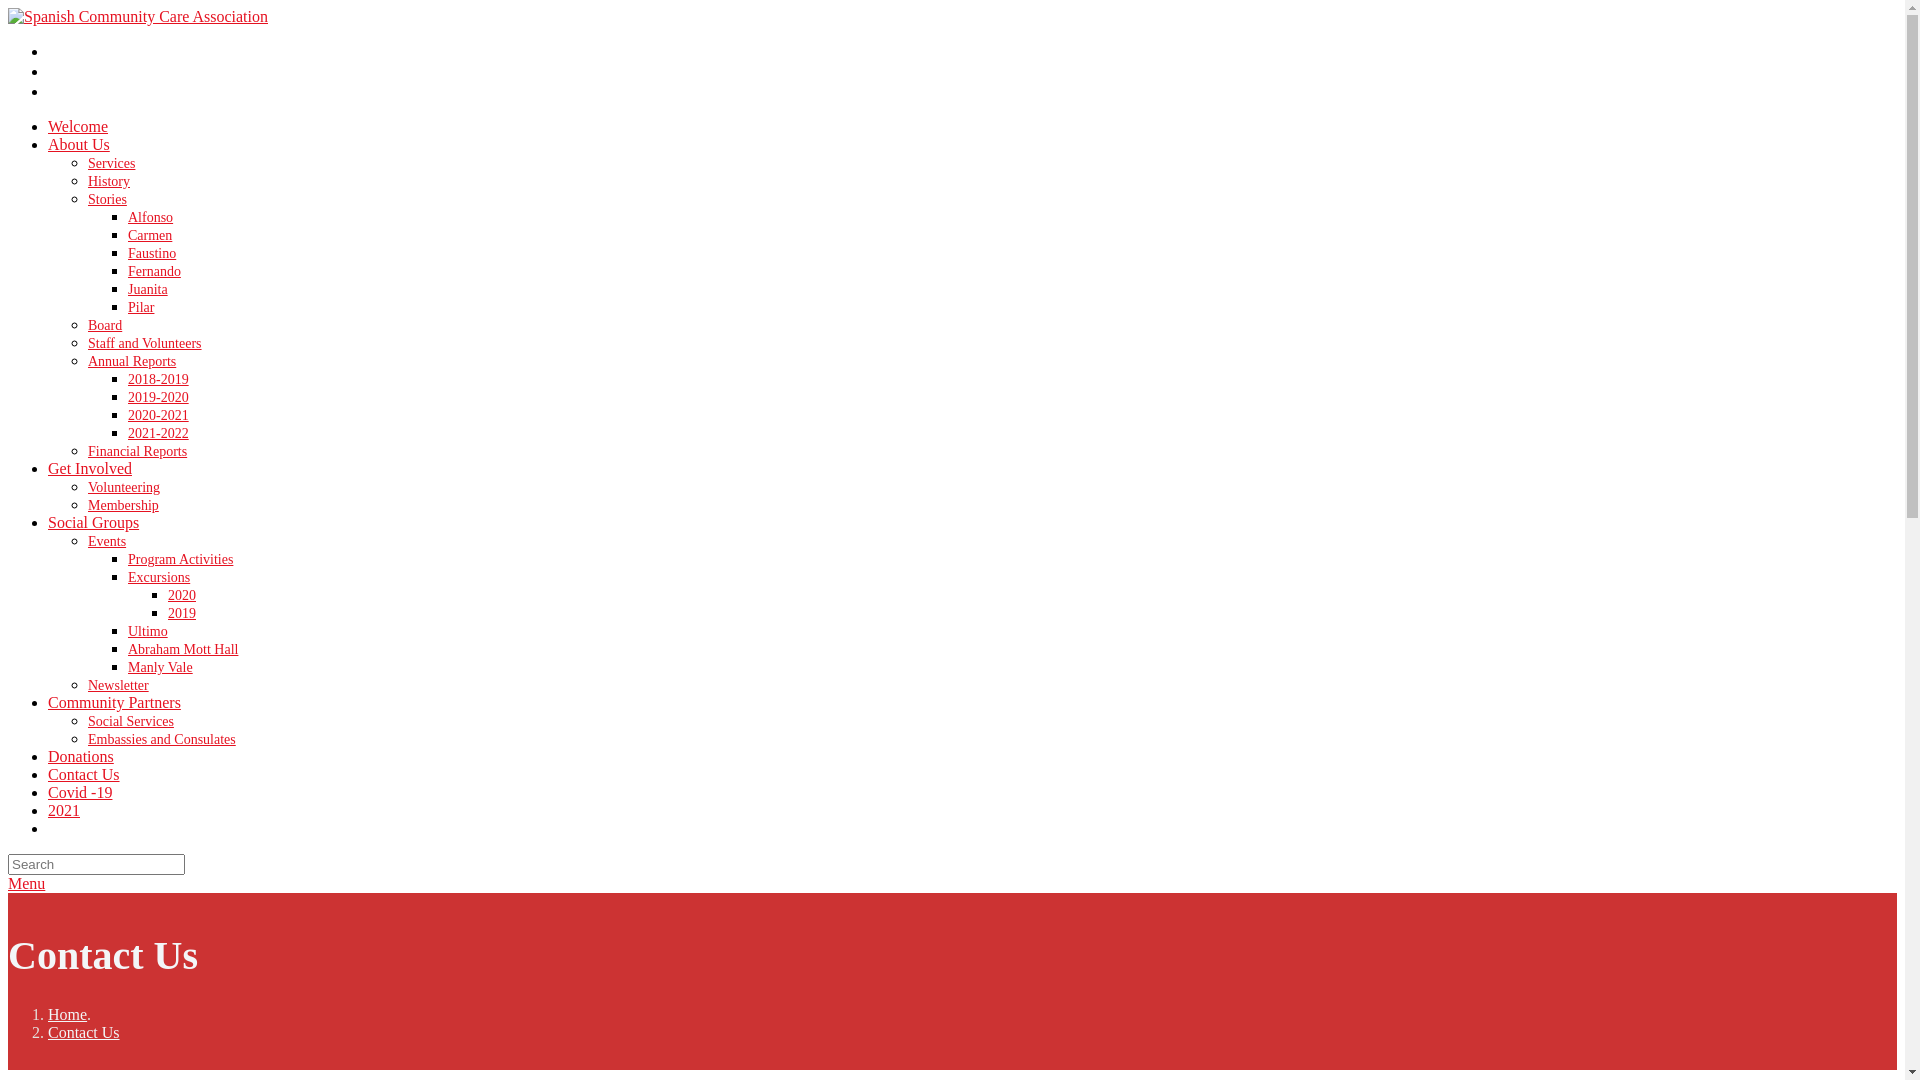 The height and width of the screenshot is (1080, 1920). I want to click on '2020-2021', so click(157, 414).